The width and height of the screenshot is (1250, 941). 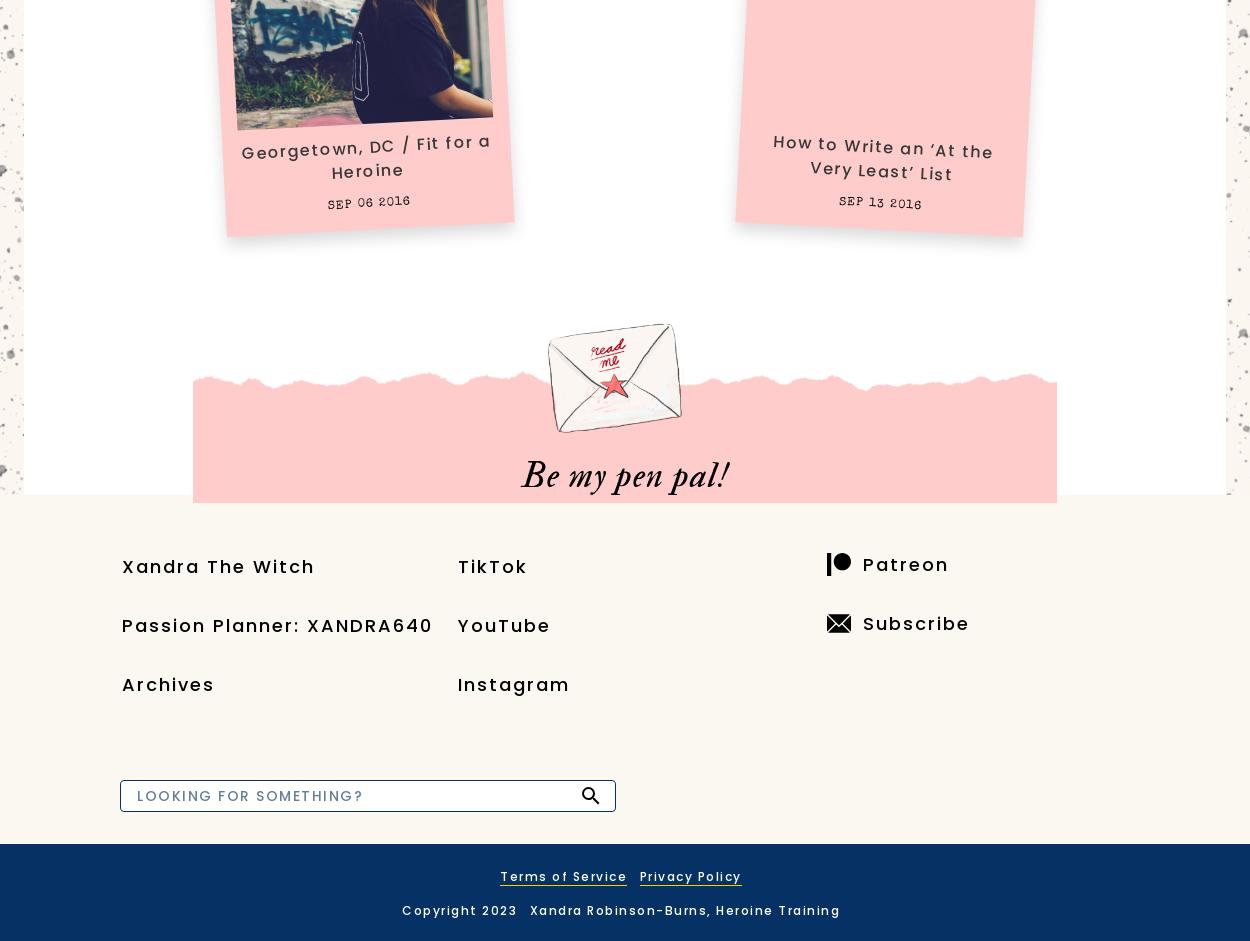 I want to click on 'Georgetown, DC / Fit for a Heroine', so click(x=365, y=155).